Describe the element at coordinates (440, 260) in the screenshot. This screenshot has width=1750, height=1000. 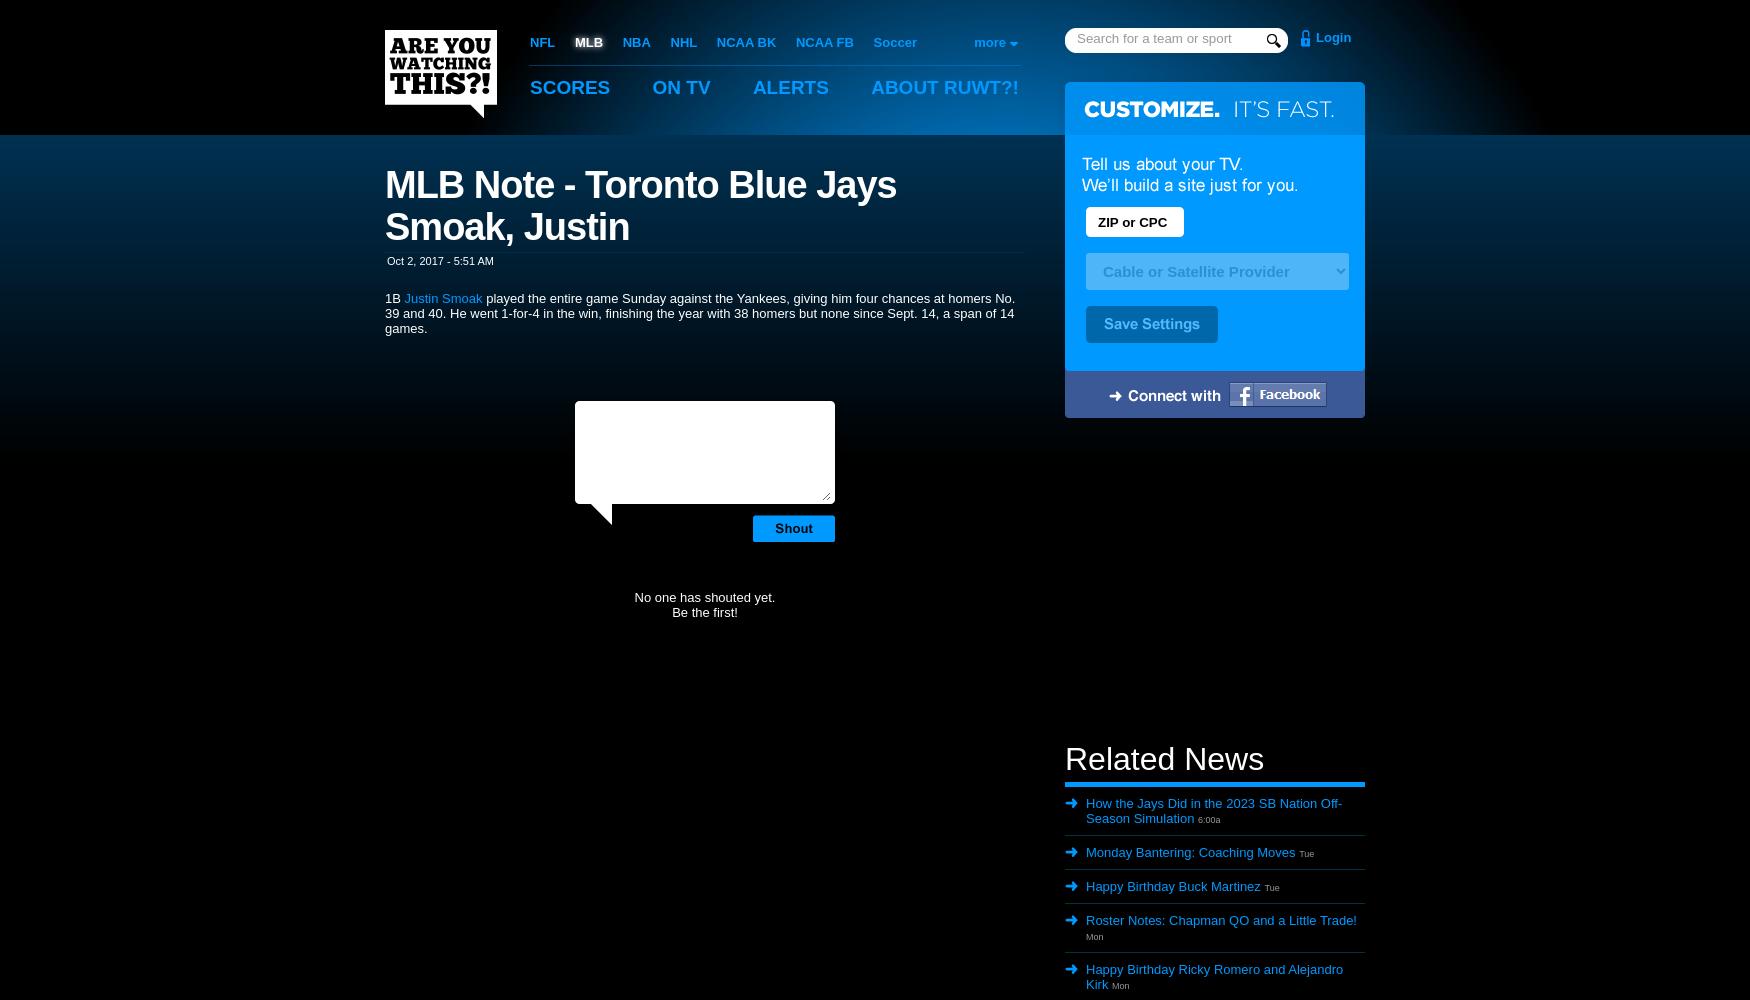
I see `'Oct 2, 2017 - 5:51 AM'` at that location.